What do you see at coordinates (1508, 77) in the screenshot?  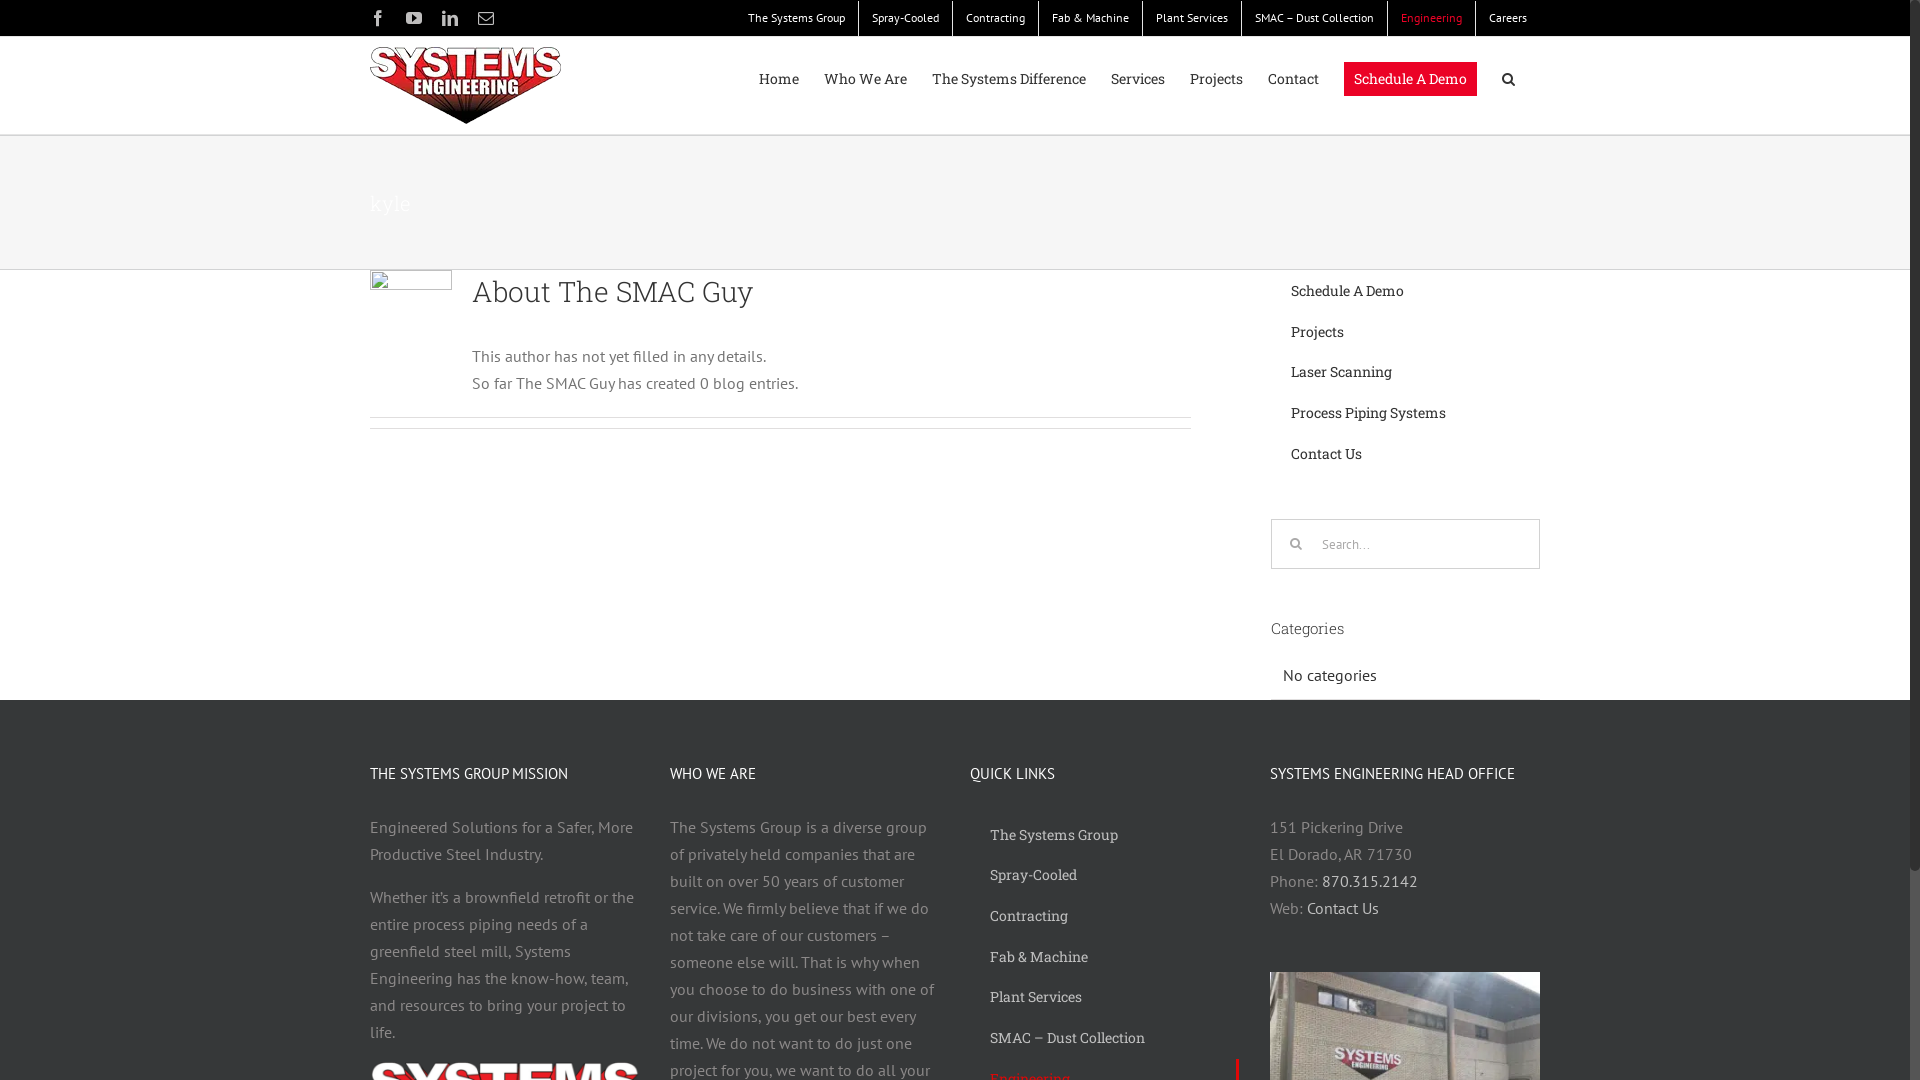 I see `'Search'` at bounding box center [1508, 77].